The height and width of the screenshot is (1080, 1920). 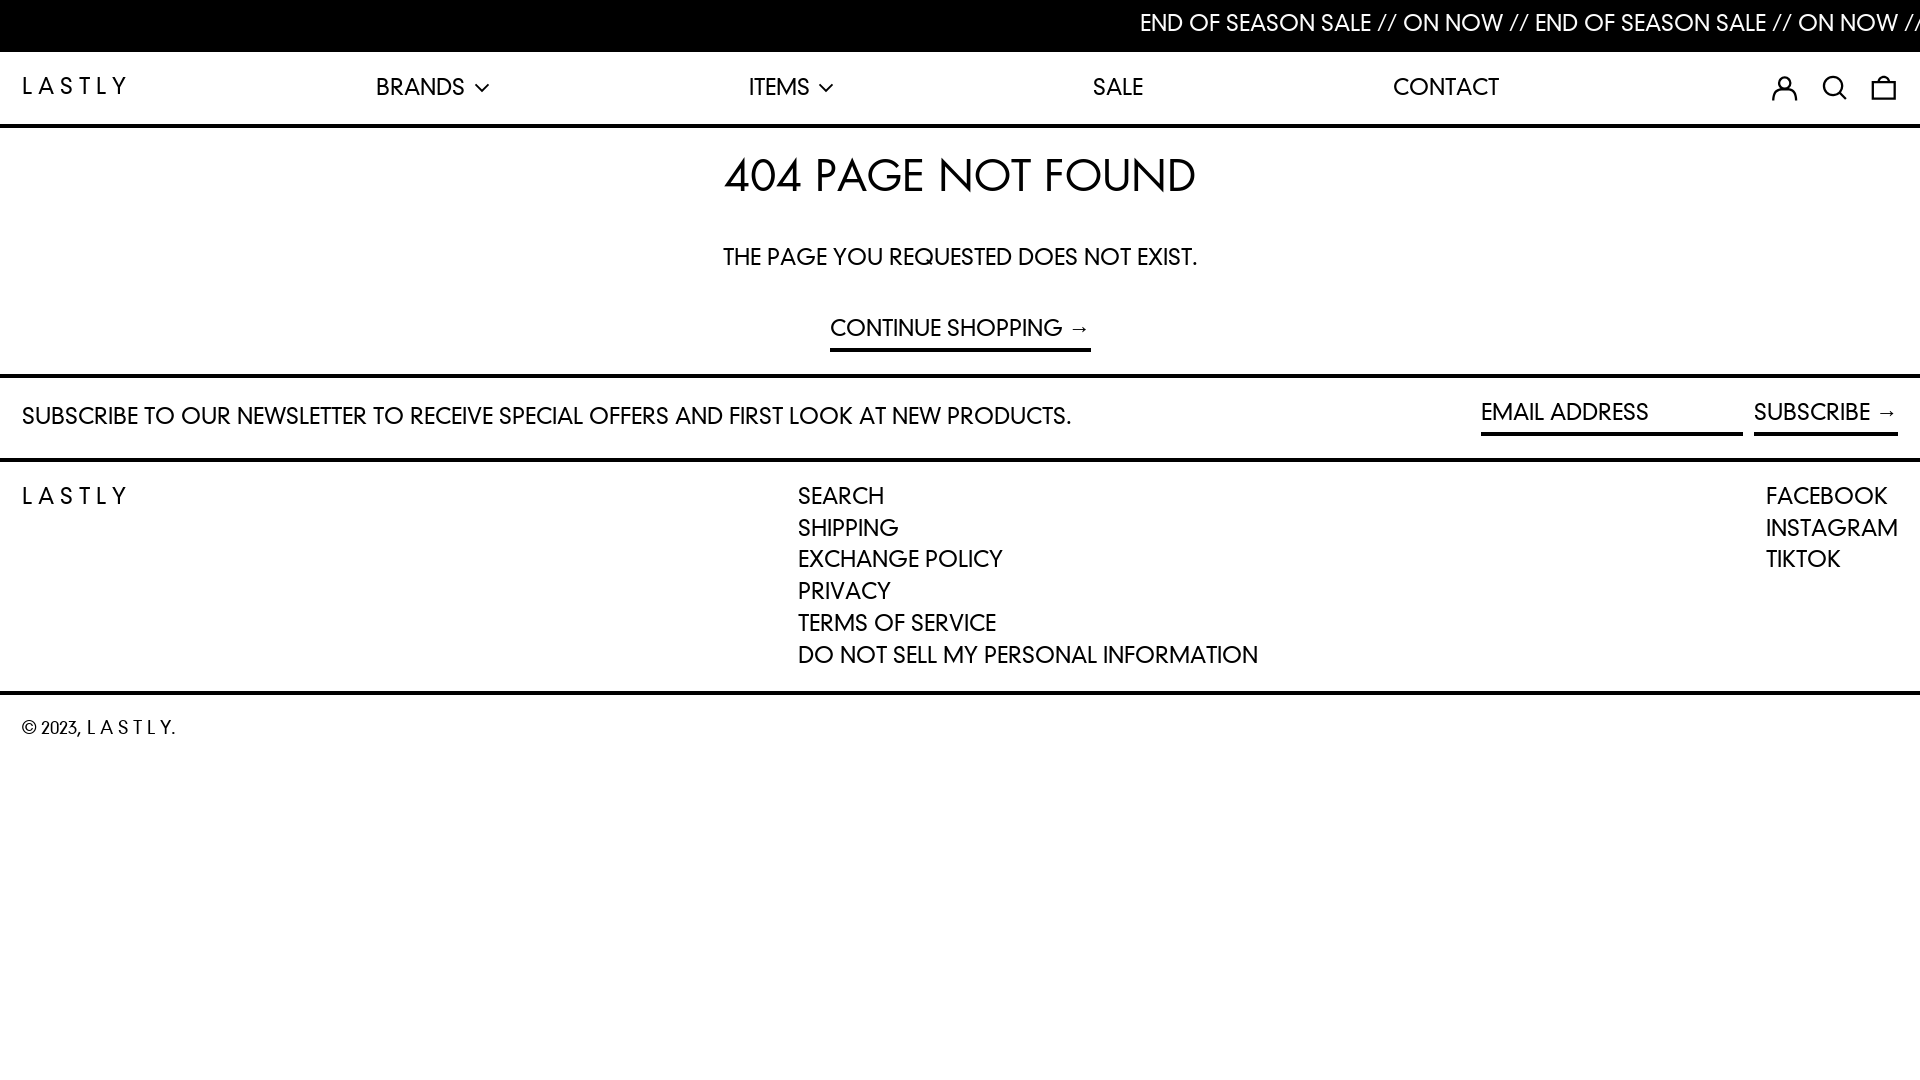 What do you see at coordinates (435, 87) in the screenshot?
I see `'BRANDS'` at bounding box center [435, 87].